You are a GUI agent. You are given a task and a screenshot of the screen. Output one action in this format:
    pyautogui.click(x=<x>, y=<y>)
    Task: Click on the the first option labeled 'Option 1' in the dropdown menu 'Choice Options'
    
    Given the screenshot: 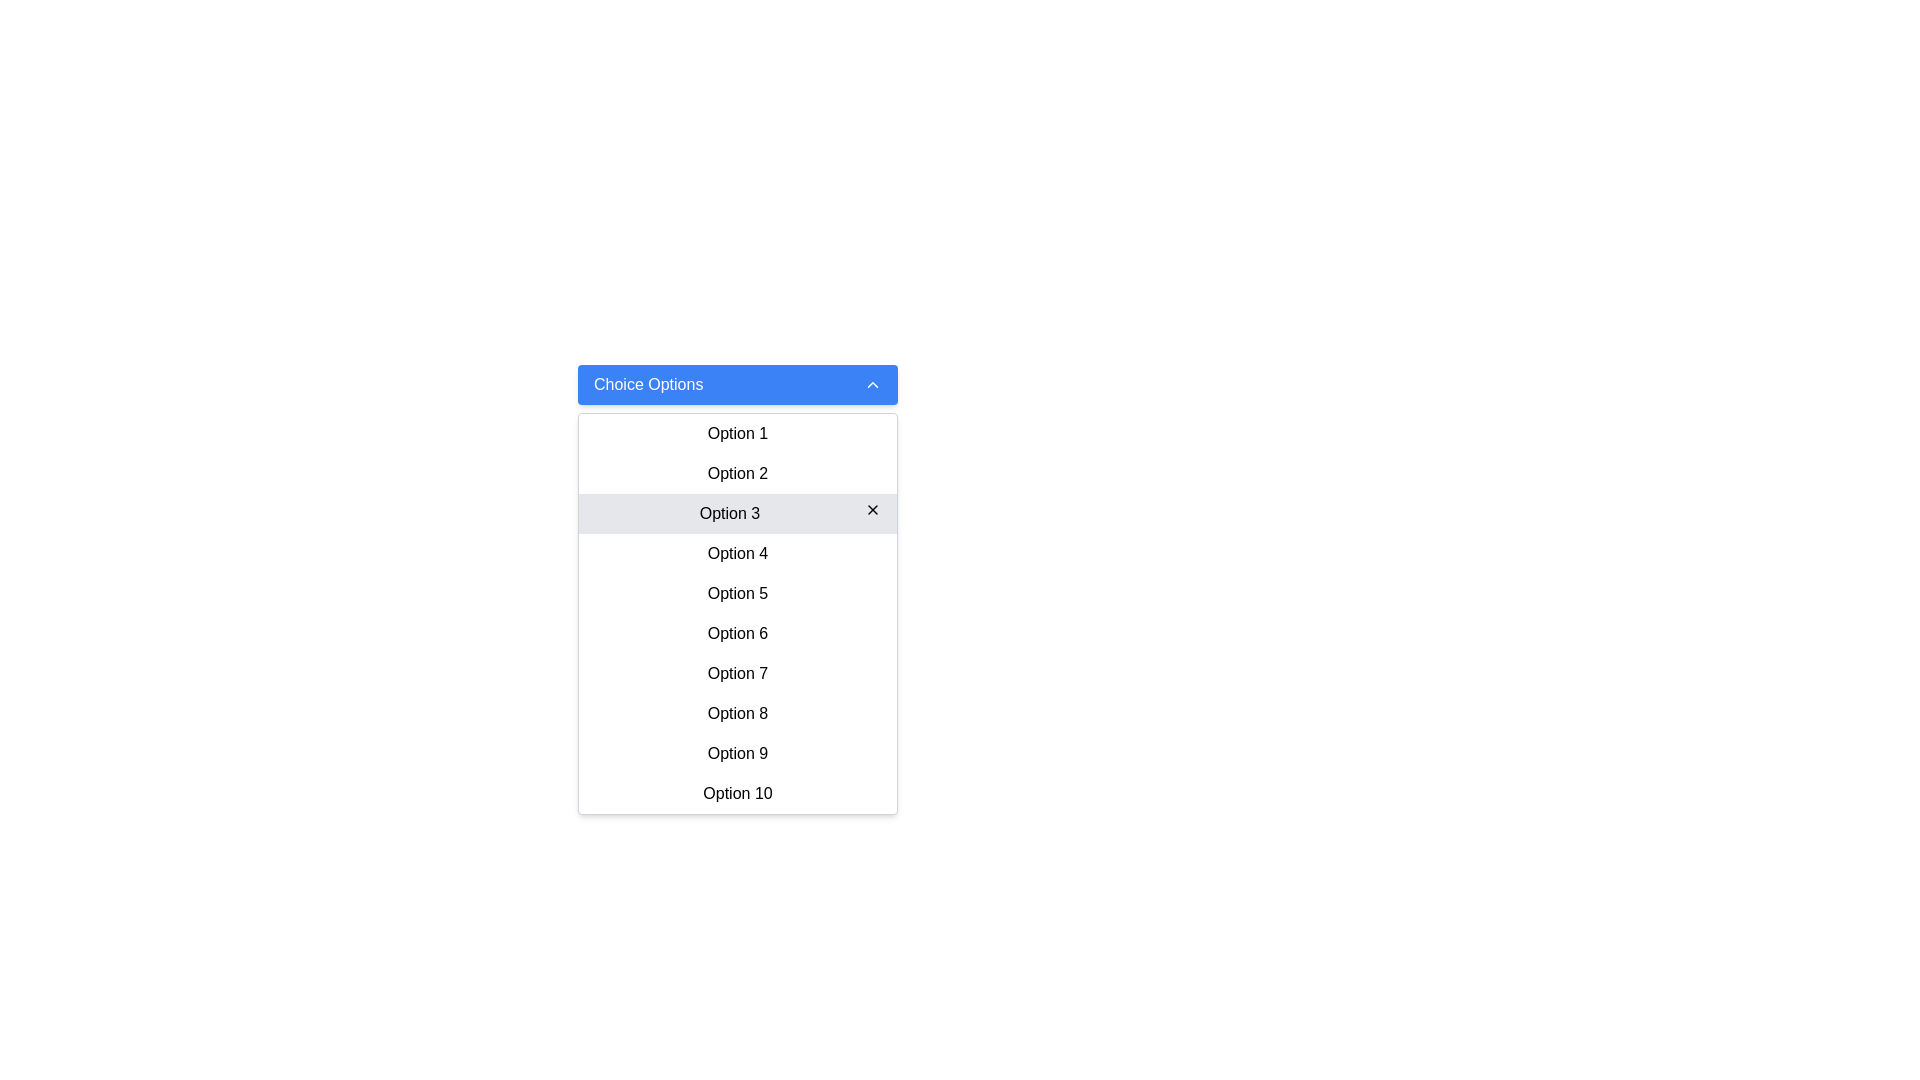 What is the action you would take?
    pyautogui.click(x=737, y=431)
    